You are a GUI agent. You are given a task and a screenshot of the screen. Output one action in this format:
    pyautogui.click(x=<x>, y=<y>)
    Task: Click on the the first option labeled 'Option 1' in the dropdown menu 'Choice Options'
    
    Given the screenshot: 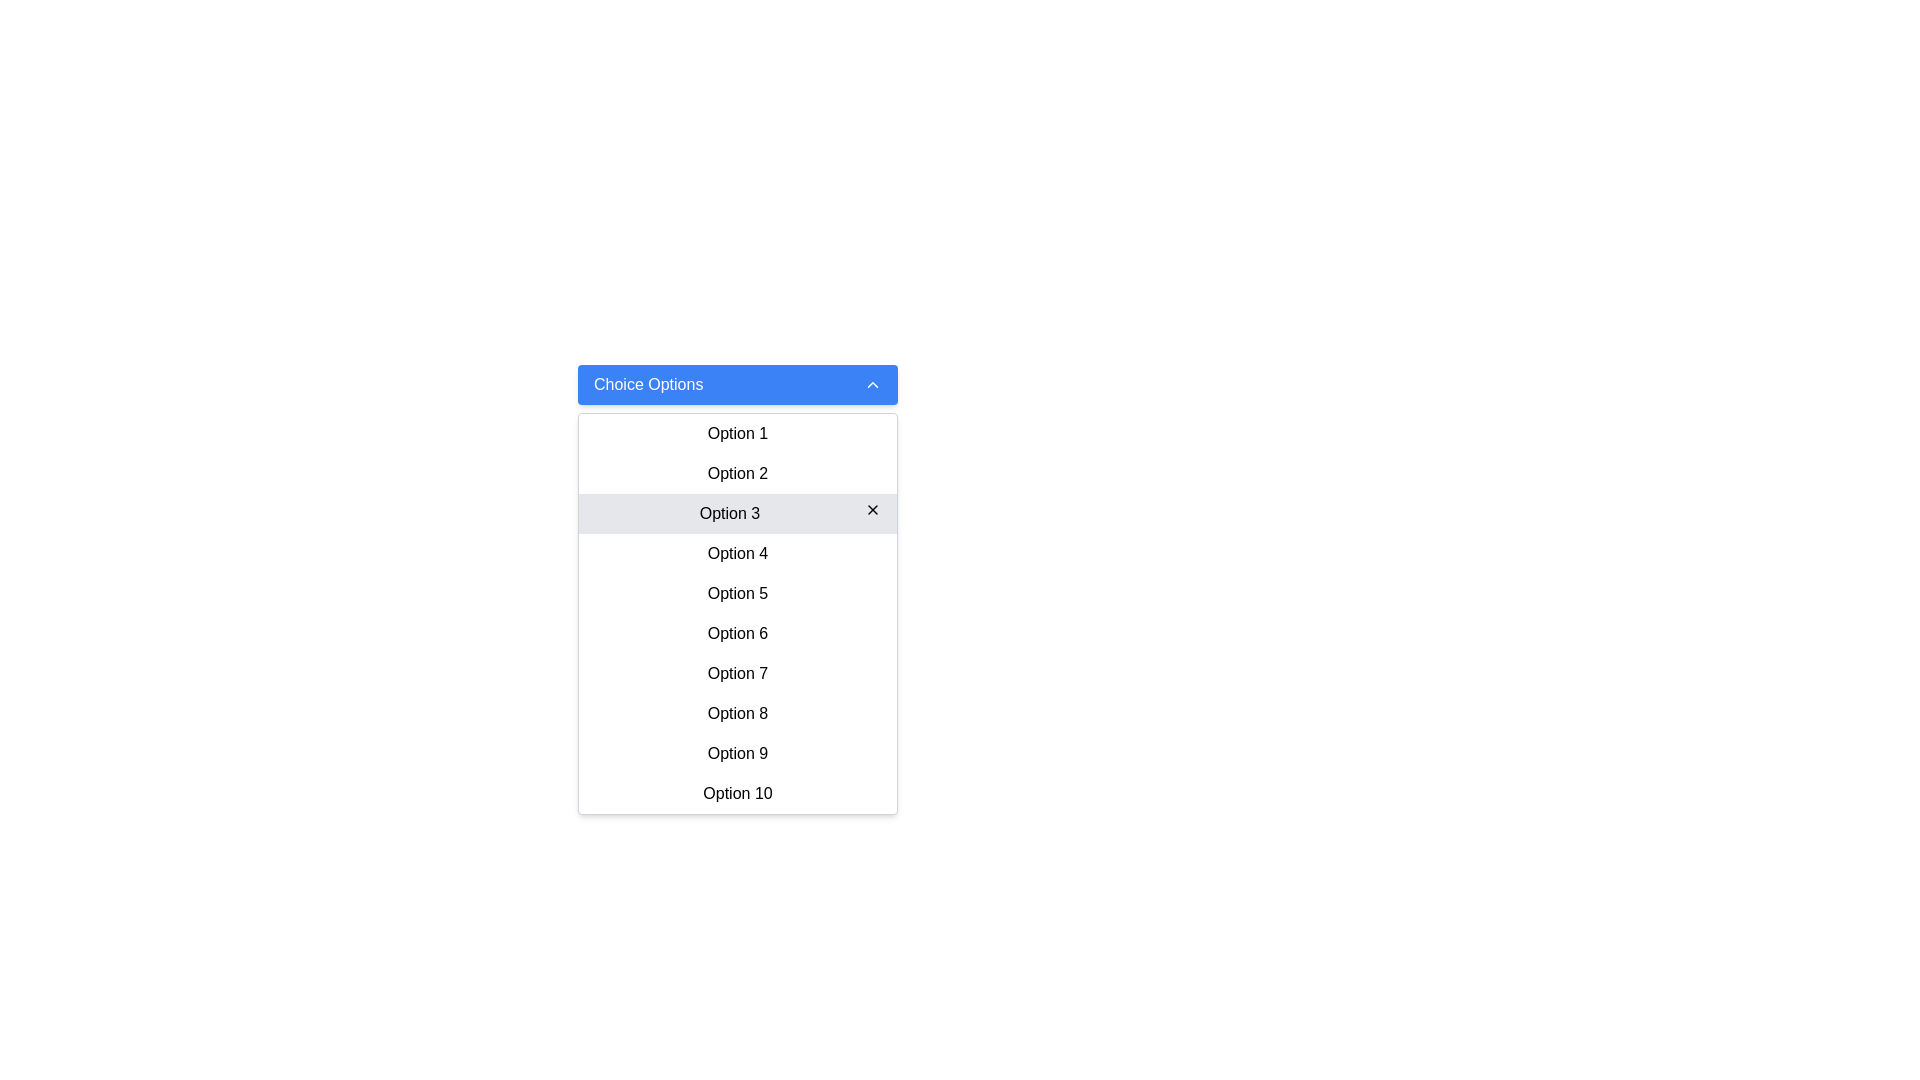 What is the action you would take?
    pyautogui.click(x=737, y=431)
    